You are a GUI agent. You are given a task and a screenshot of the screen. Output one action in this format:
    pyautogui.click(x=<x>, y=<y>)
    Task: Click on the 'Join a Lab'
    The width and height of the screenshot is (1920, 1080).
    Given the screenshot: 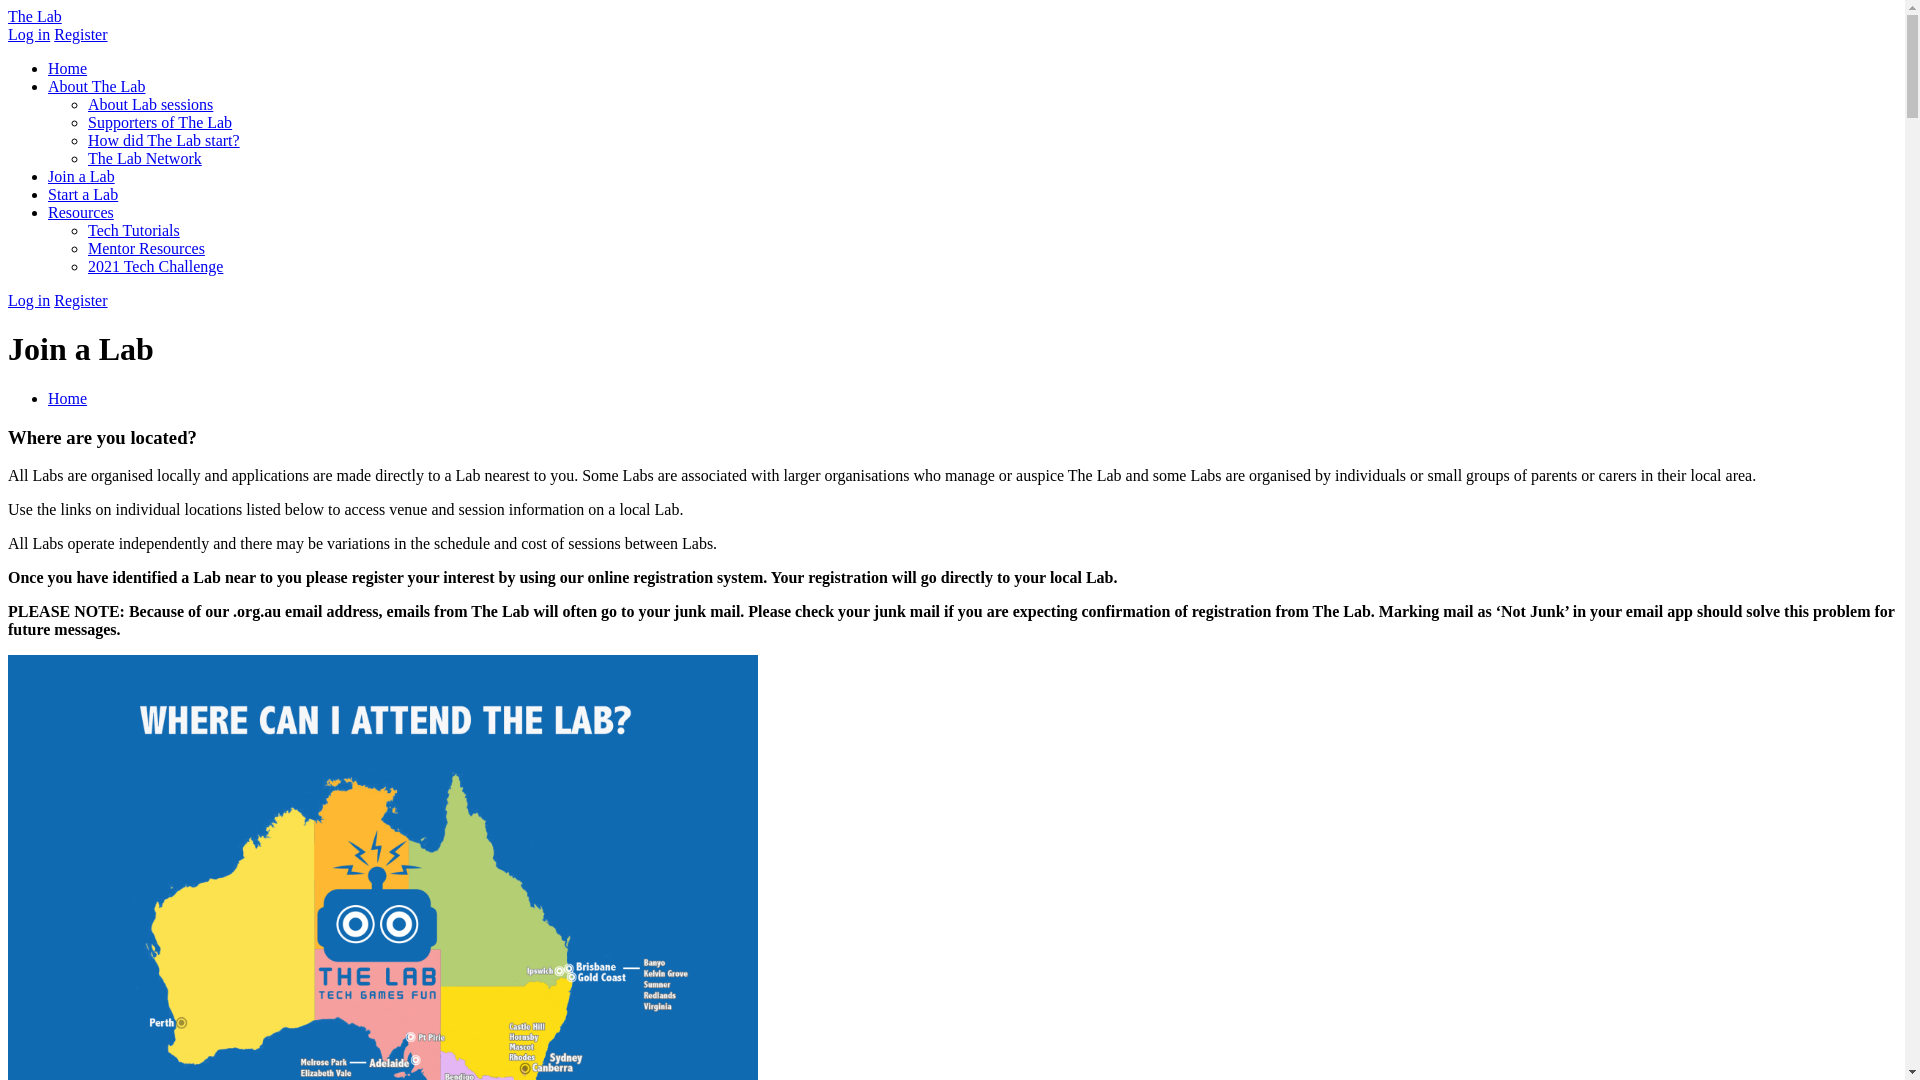 What is the action you would take?
    pyautogui.click(x=48, y=175)
    